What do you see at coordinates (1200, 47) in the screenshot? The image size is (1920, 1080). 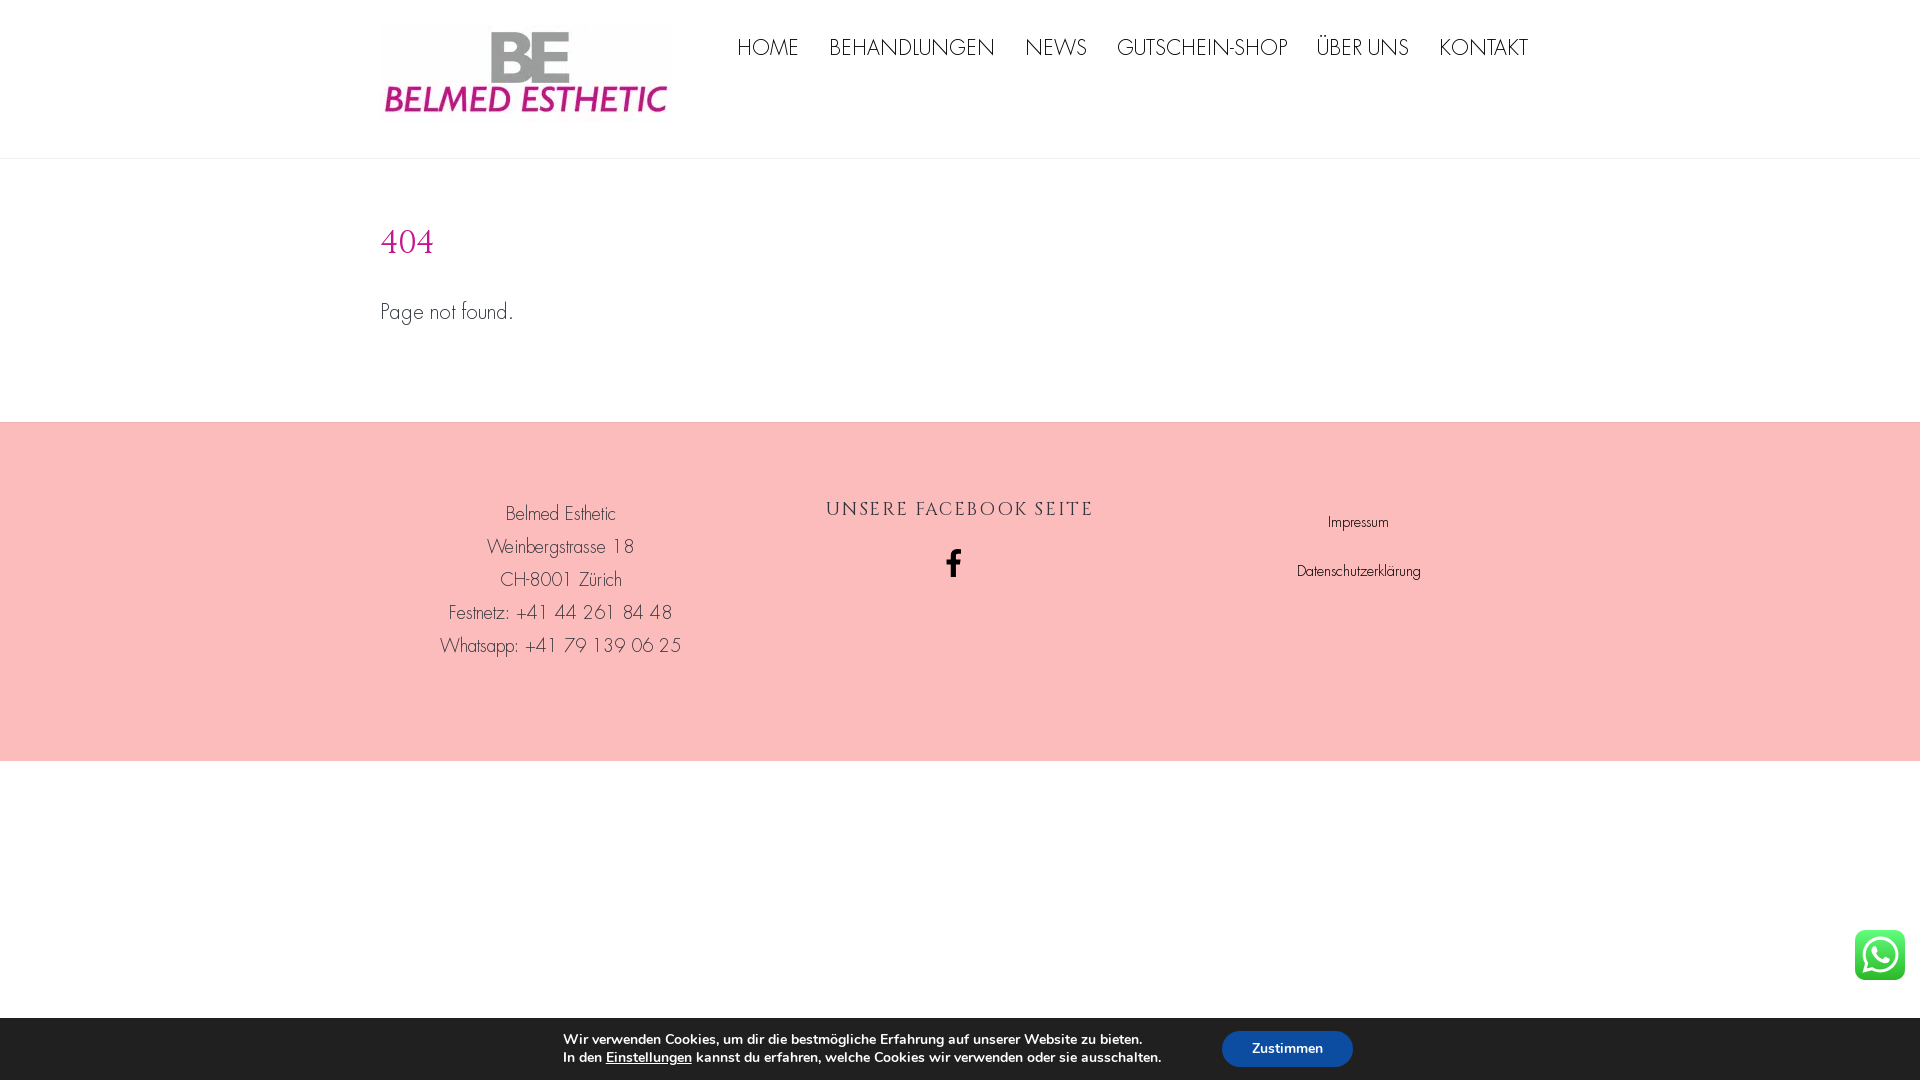 I see `'GUTSCHEIN-SHOP'` at bounding box center [1200, 47].